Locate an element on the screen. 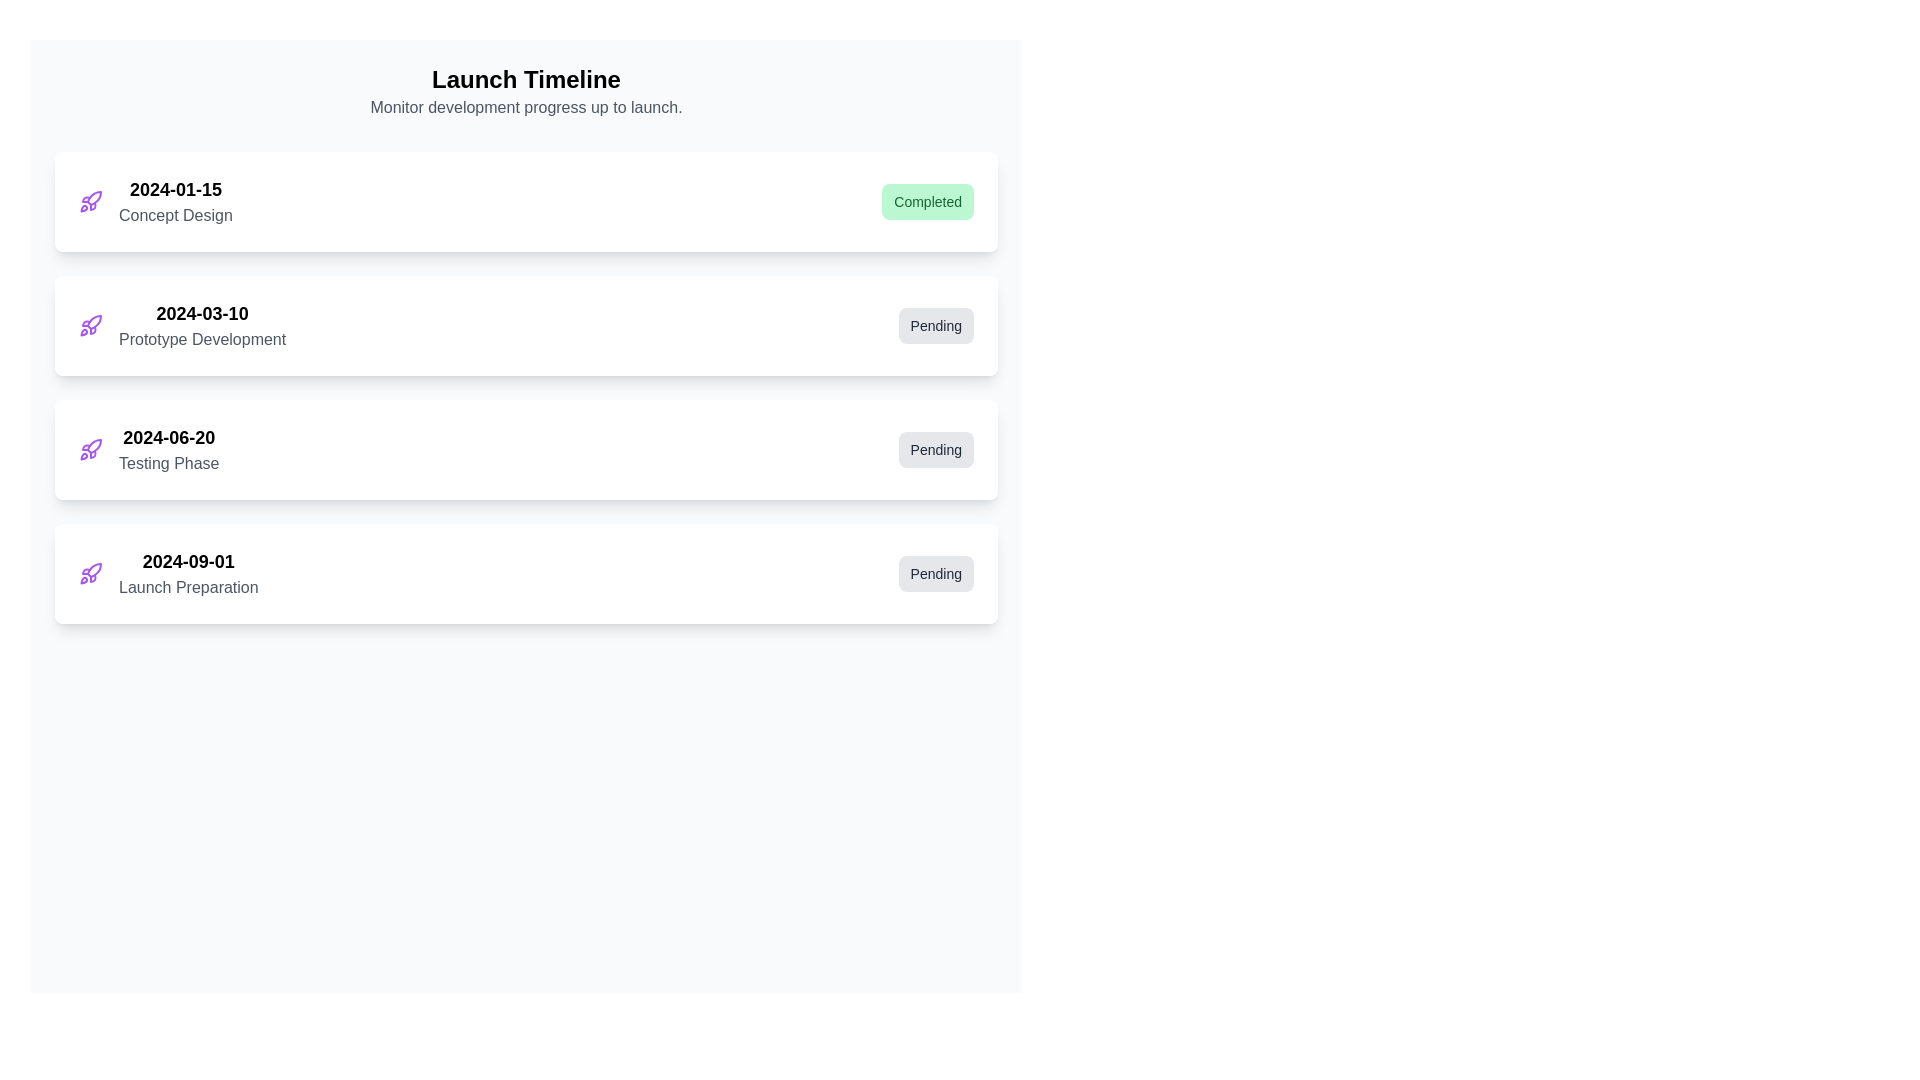 This screenshot has height=1080, width=1920. the date '2024-01-15' or the project title 'Concept Design' in the timeline milestone card for more information is located at coordinates (526, 201).